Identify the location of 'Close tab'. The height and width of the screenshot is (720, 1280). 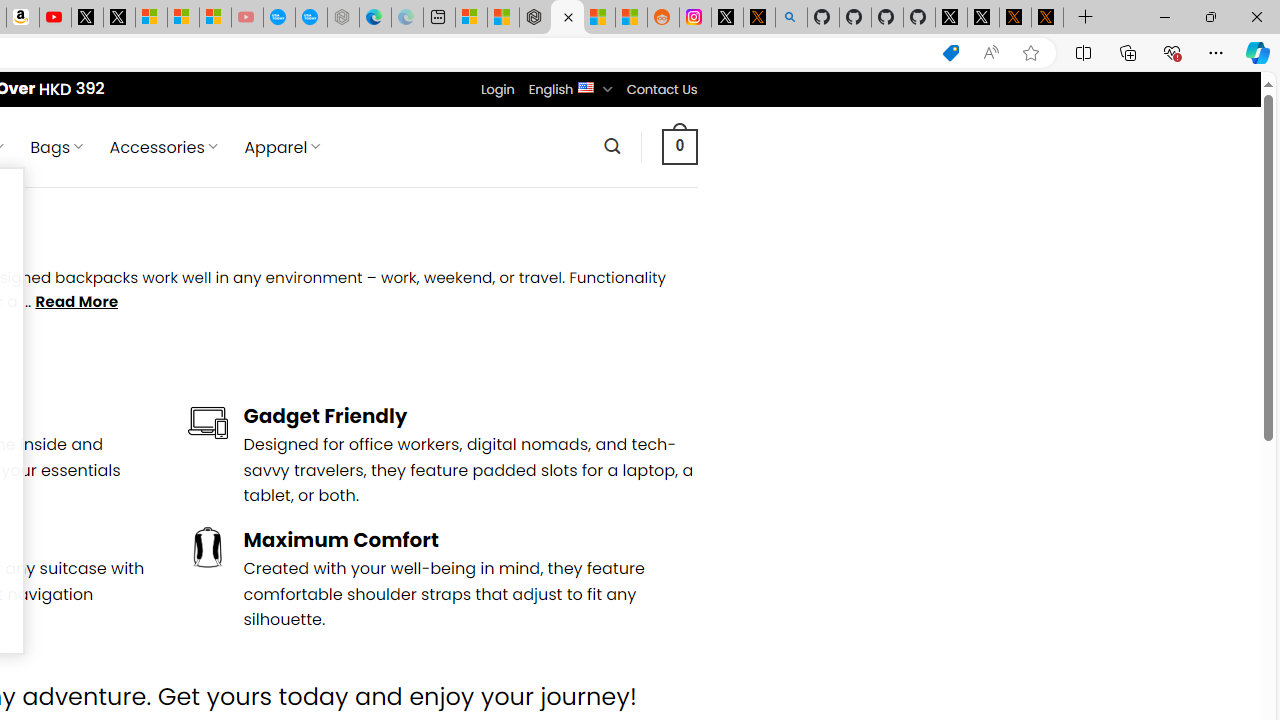
(567, 17).